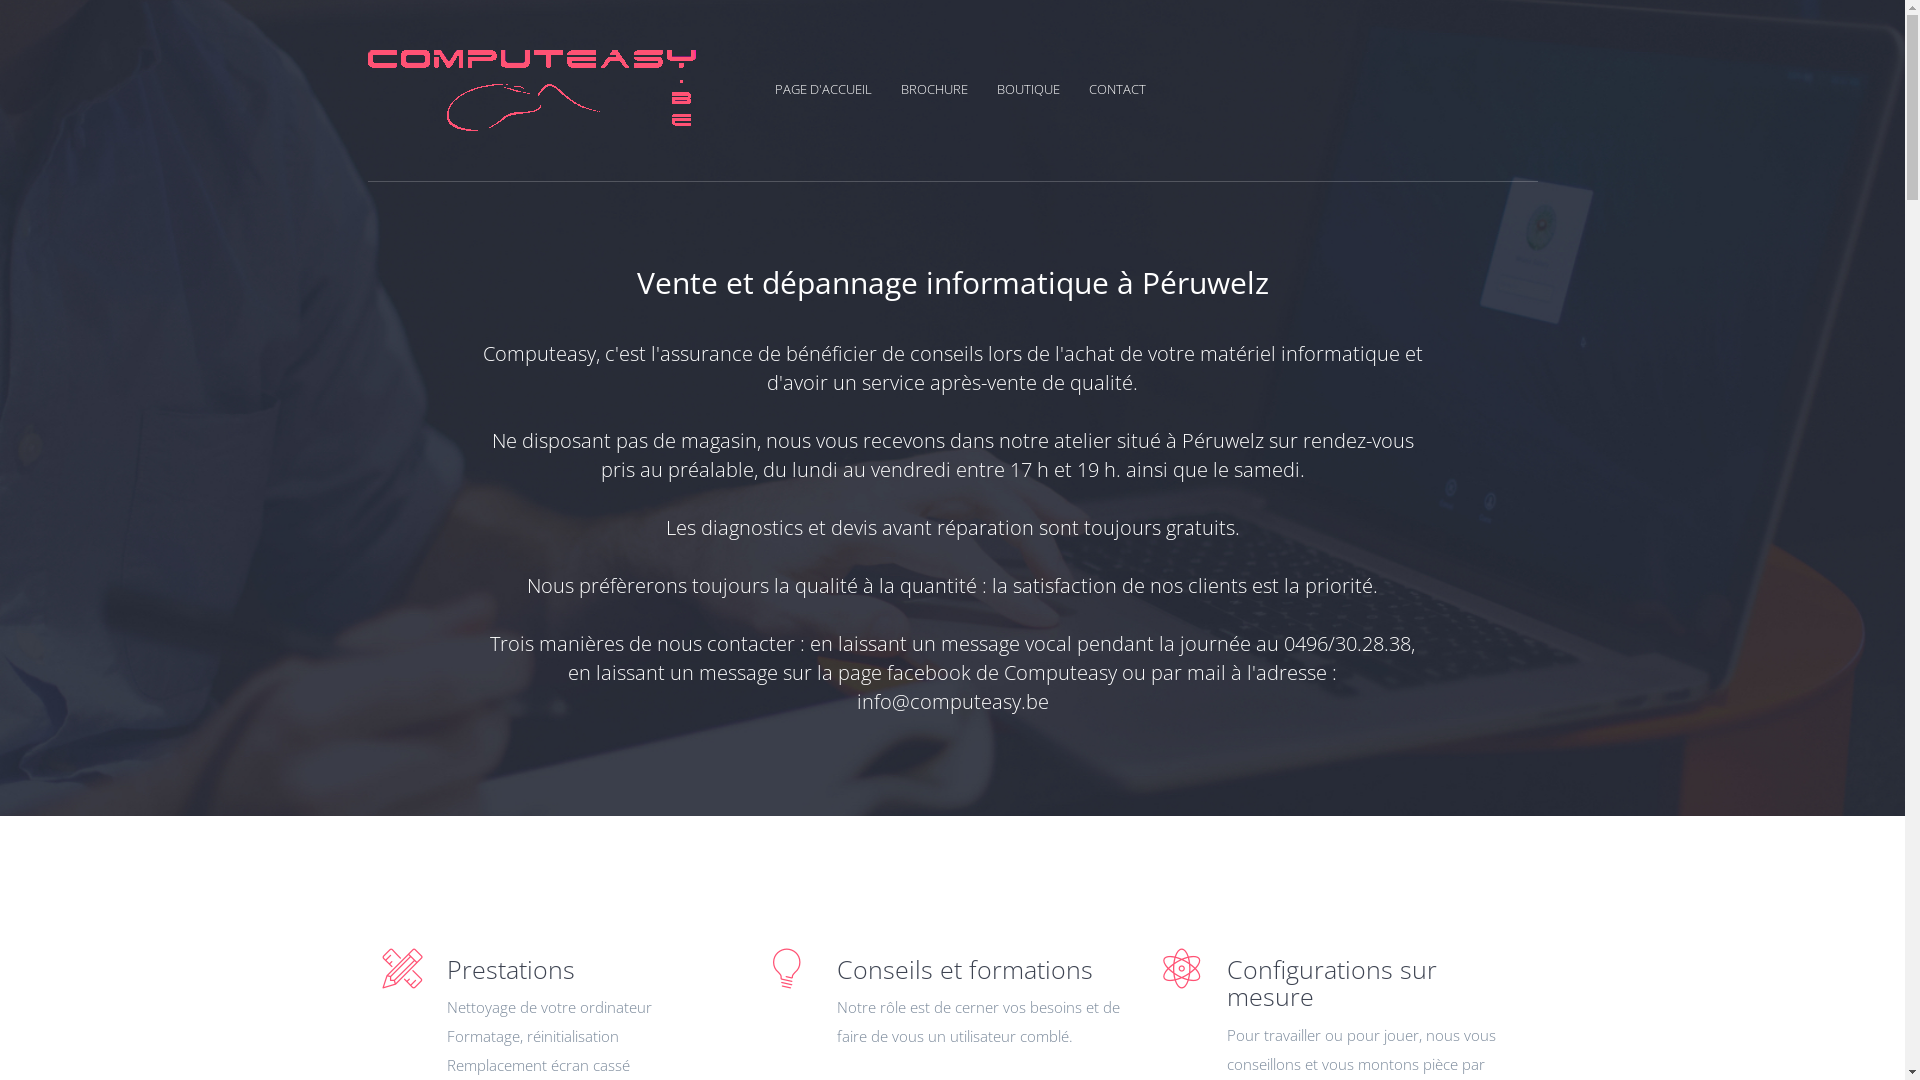  I want to click on 'BROCHURE', so click(944, 87).